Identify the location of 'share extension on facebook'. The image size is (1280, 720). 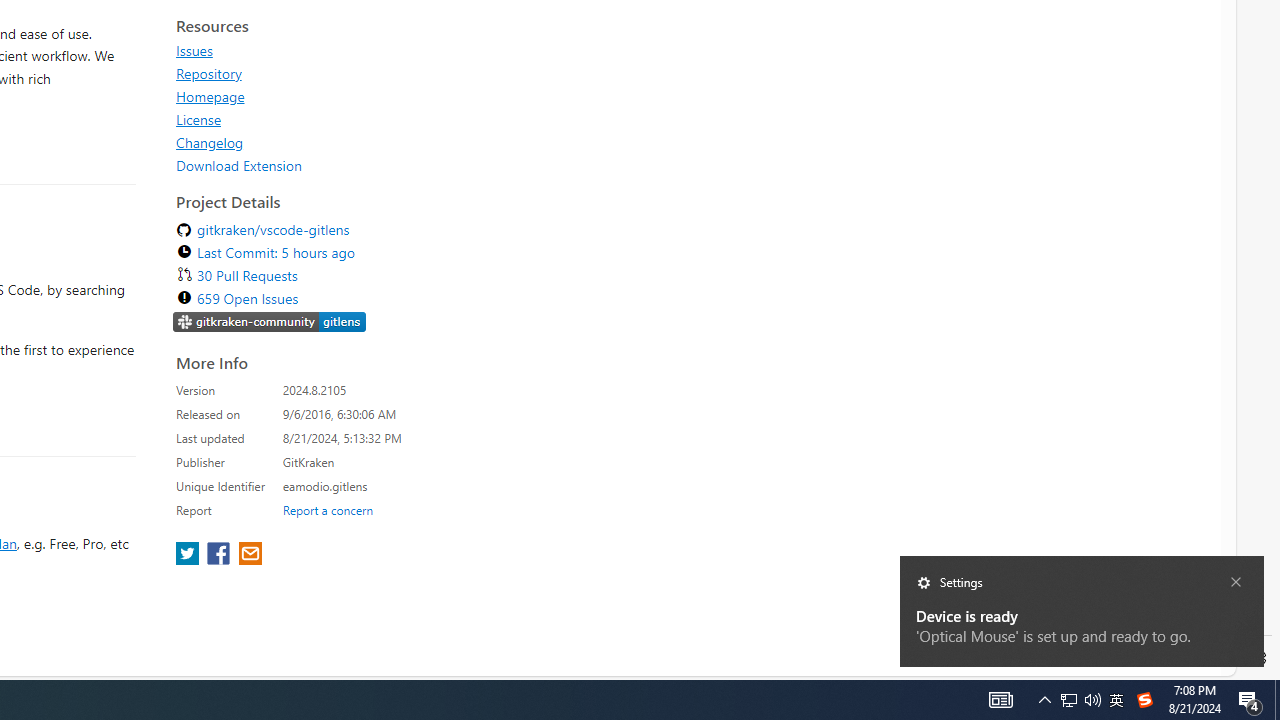
(220, 555).